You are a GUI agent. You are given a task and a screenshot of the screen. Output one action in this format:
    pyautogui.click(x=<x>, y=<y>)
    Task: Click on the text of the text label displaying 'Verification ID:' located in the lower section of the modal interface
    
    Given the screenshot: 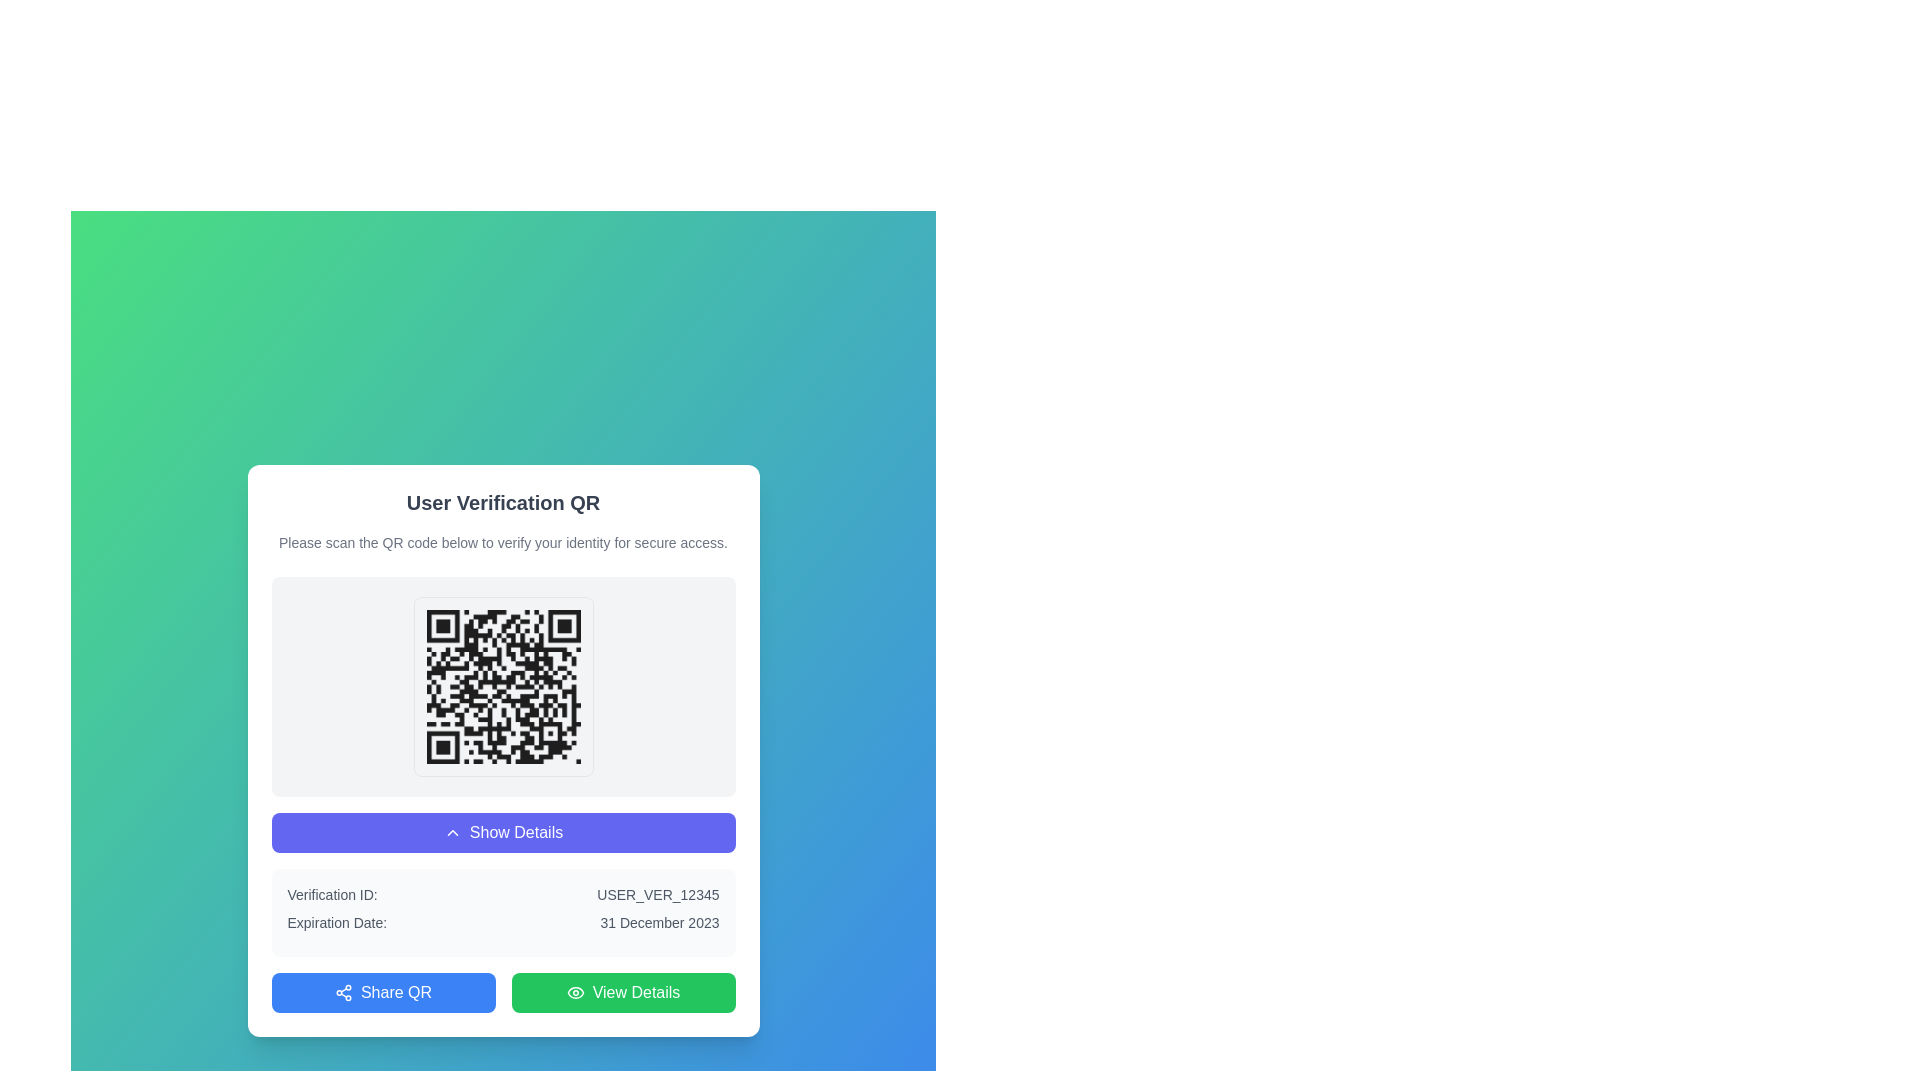 What is the action you would take?
    pyautogui.click(x=332, y=893)
    